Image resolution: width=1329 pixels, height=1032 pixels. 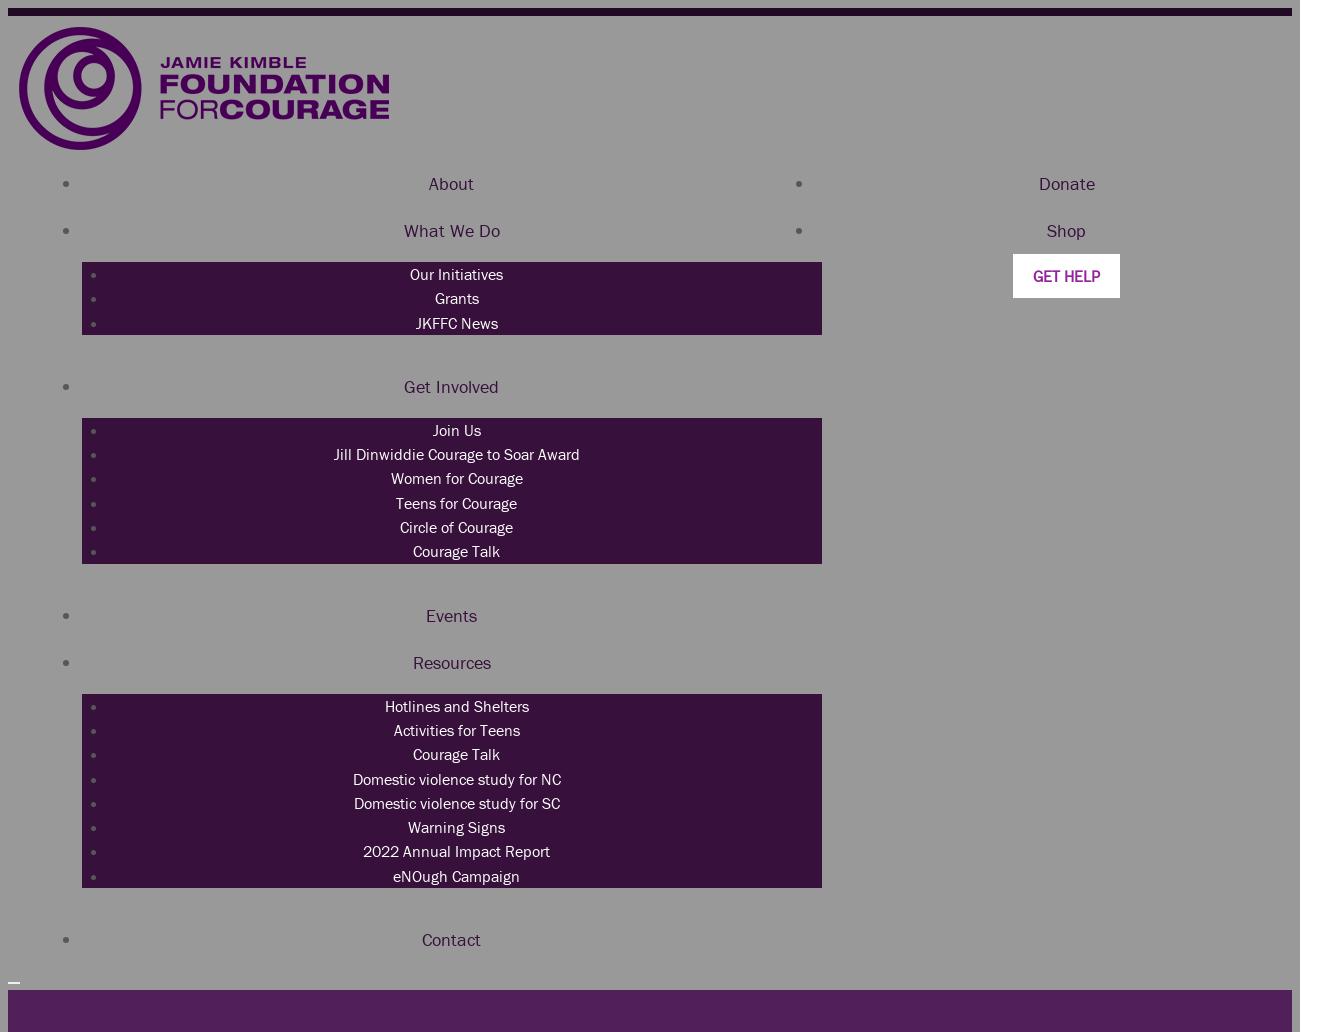 What do you see at coordinates (454, 452) in the screenshot?
I see `'Jill Dinwiddie Courage to Soar Award'` at bounding box center [454, 452].